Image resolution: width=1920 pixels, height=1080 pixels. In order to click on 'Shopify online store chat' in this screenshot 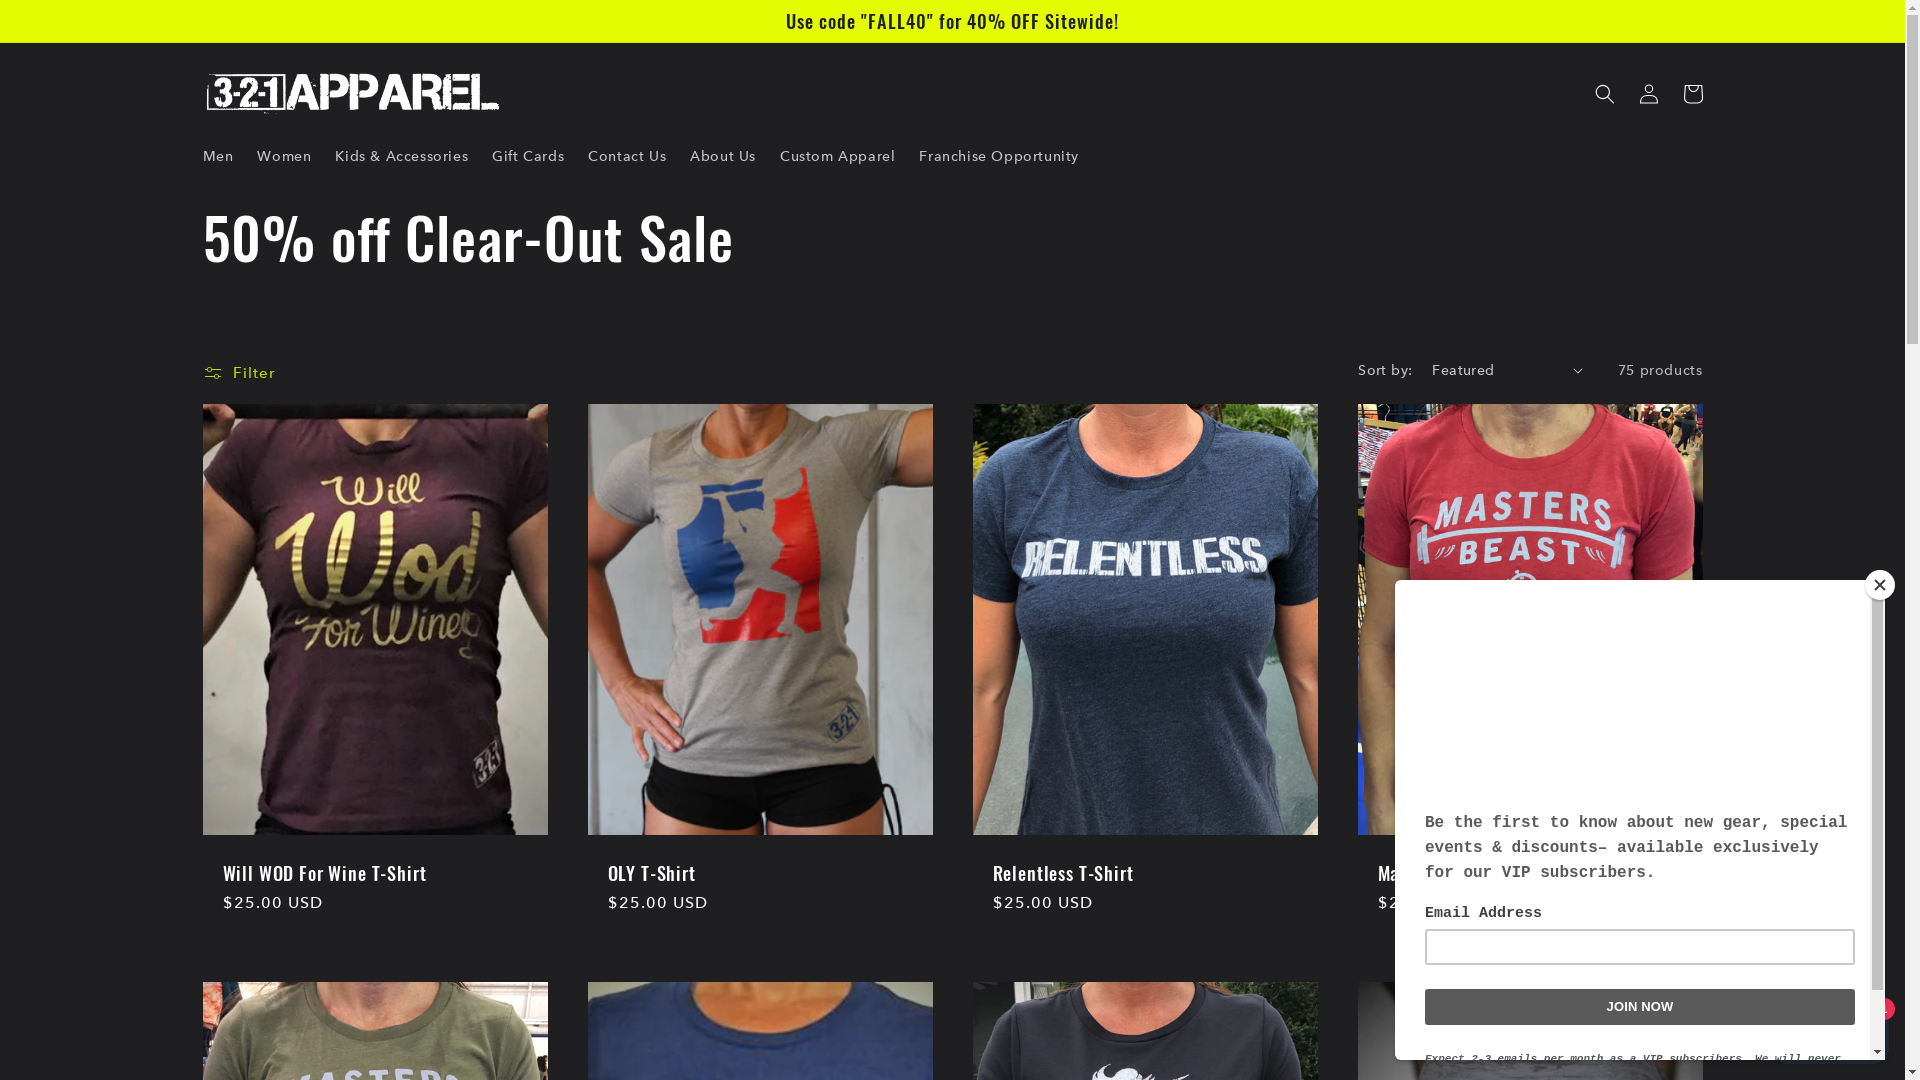, I will do `click(1830, 1029)`.